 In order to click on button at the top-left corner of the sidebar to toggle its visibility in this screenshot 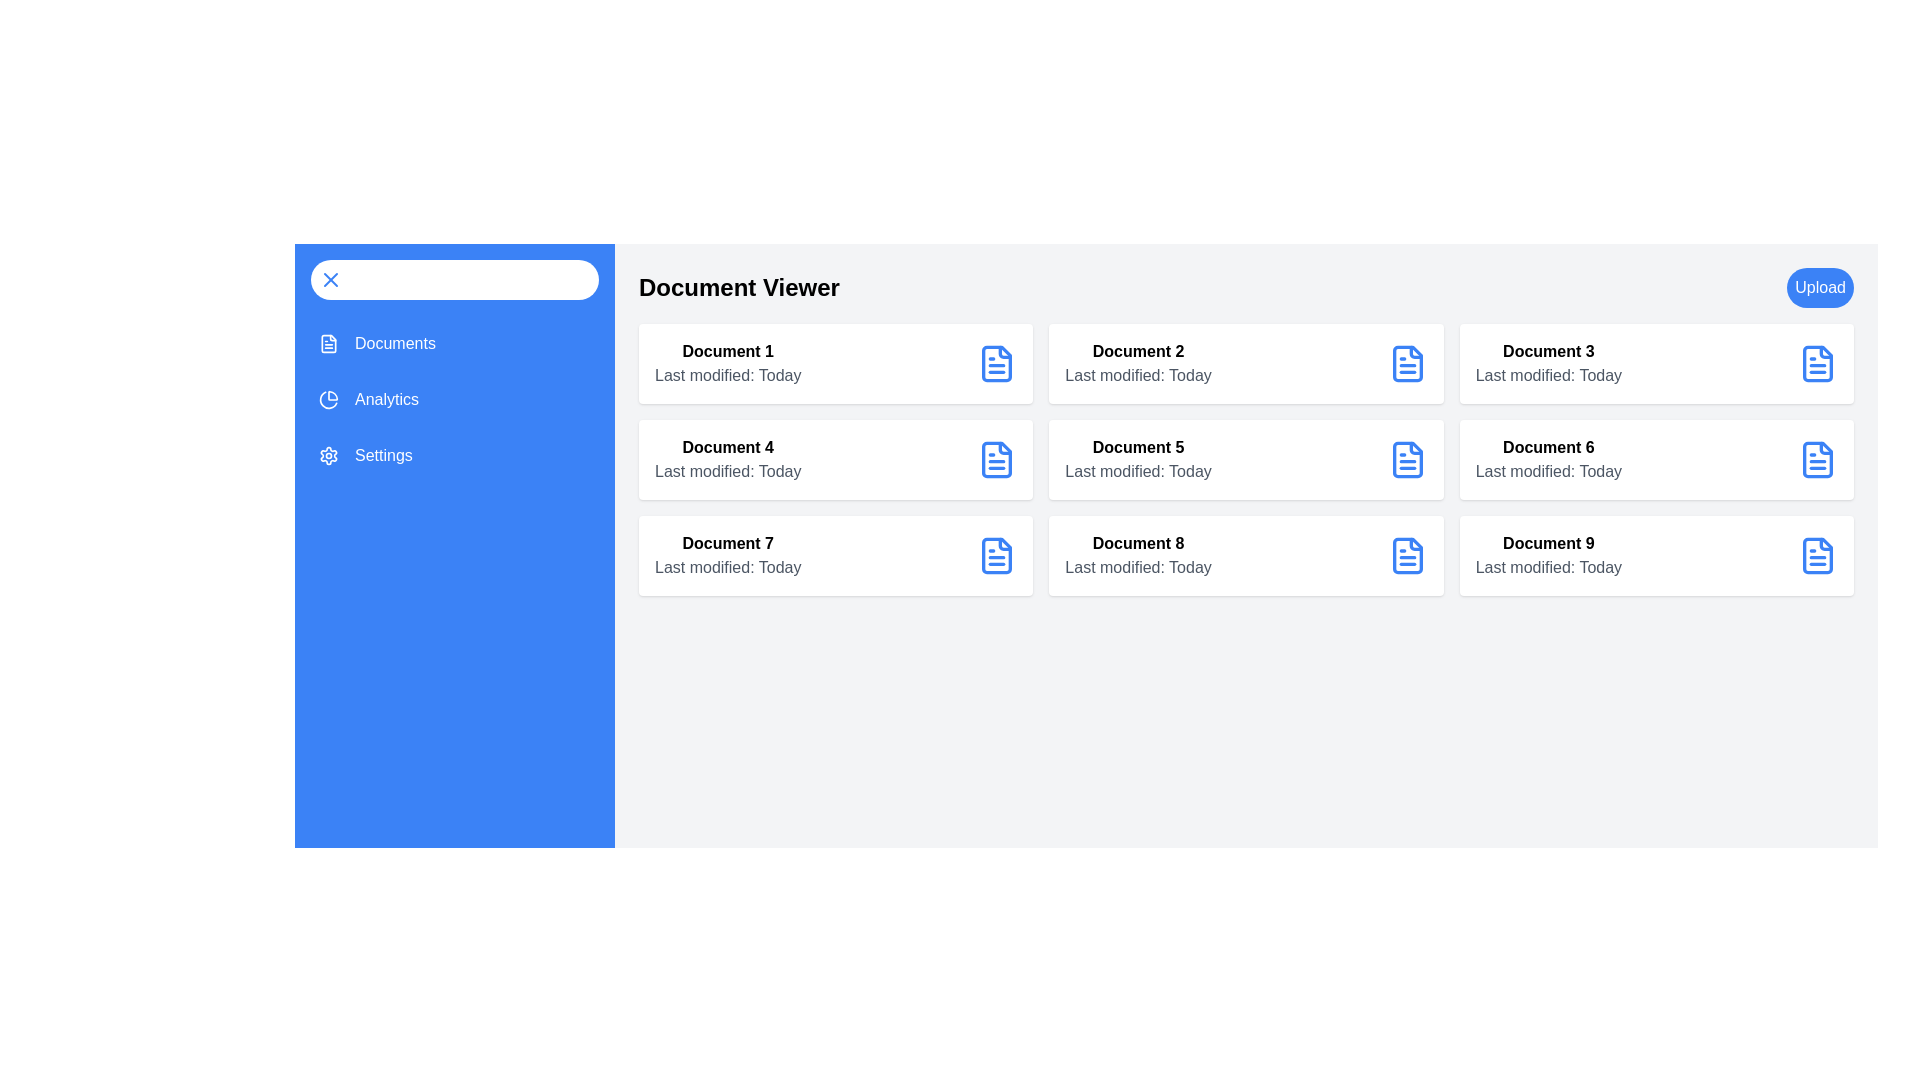, I will do `click(310, 280)`.